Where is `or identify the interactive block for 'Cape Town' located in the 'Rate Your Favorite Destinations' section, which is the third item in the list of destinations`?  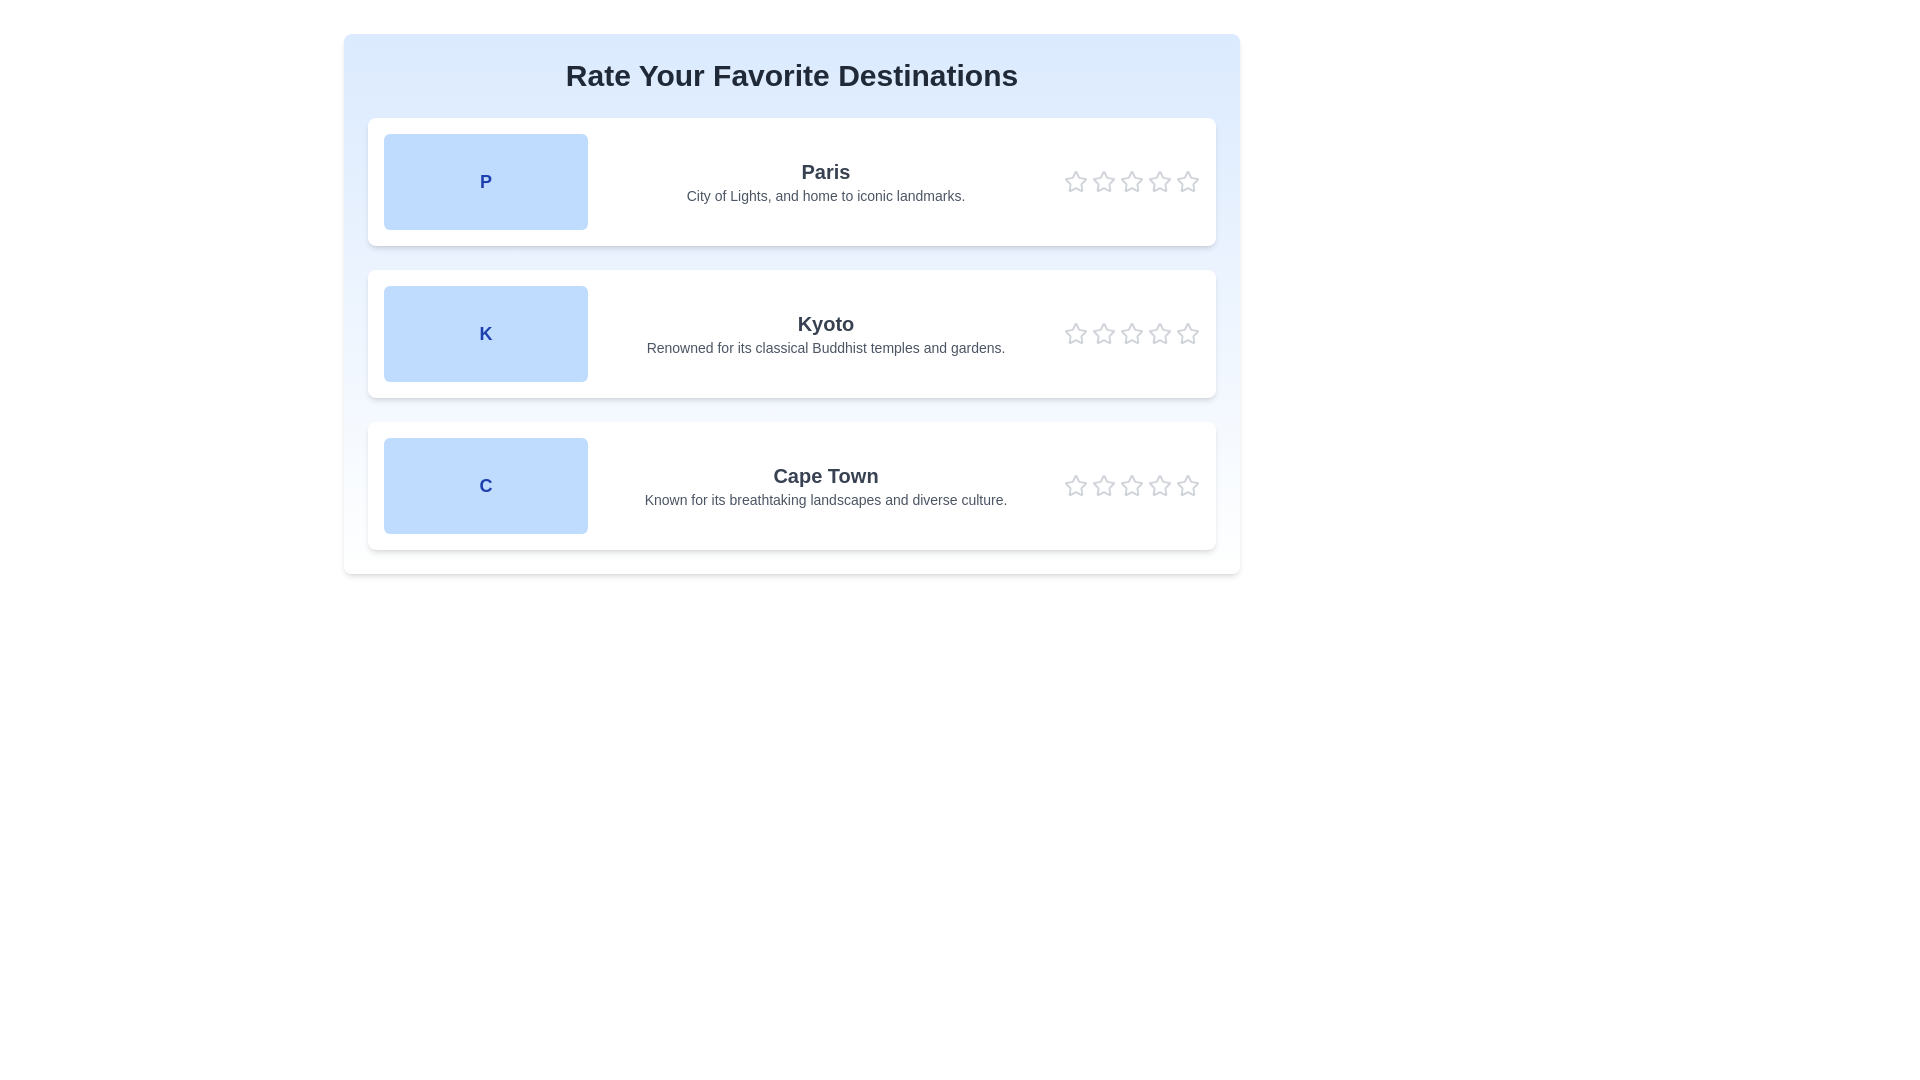
or identify the interactive block for 'Cape Town' located in the 'Rate Your Favorite Destinations' section, which is the third item in the list of destinations is located at coordinates (791, 486).